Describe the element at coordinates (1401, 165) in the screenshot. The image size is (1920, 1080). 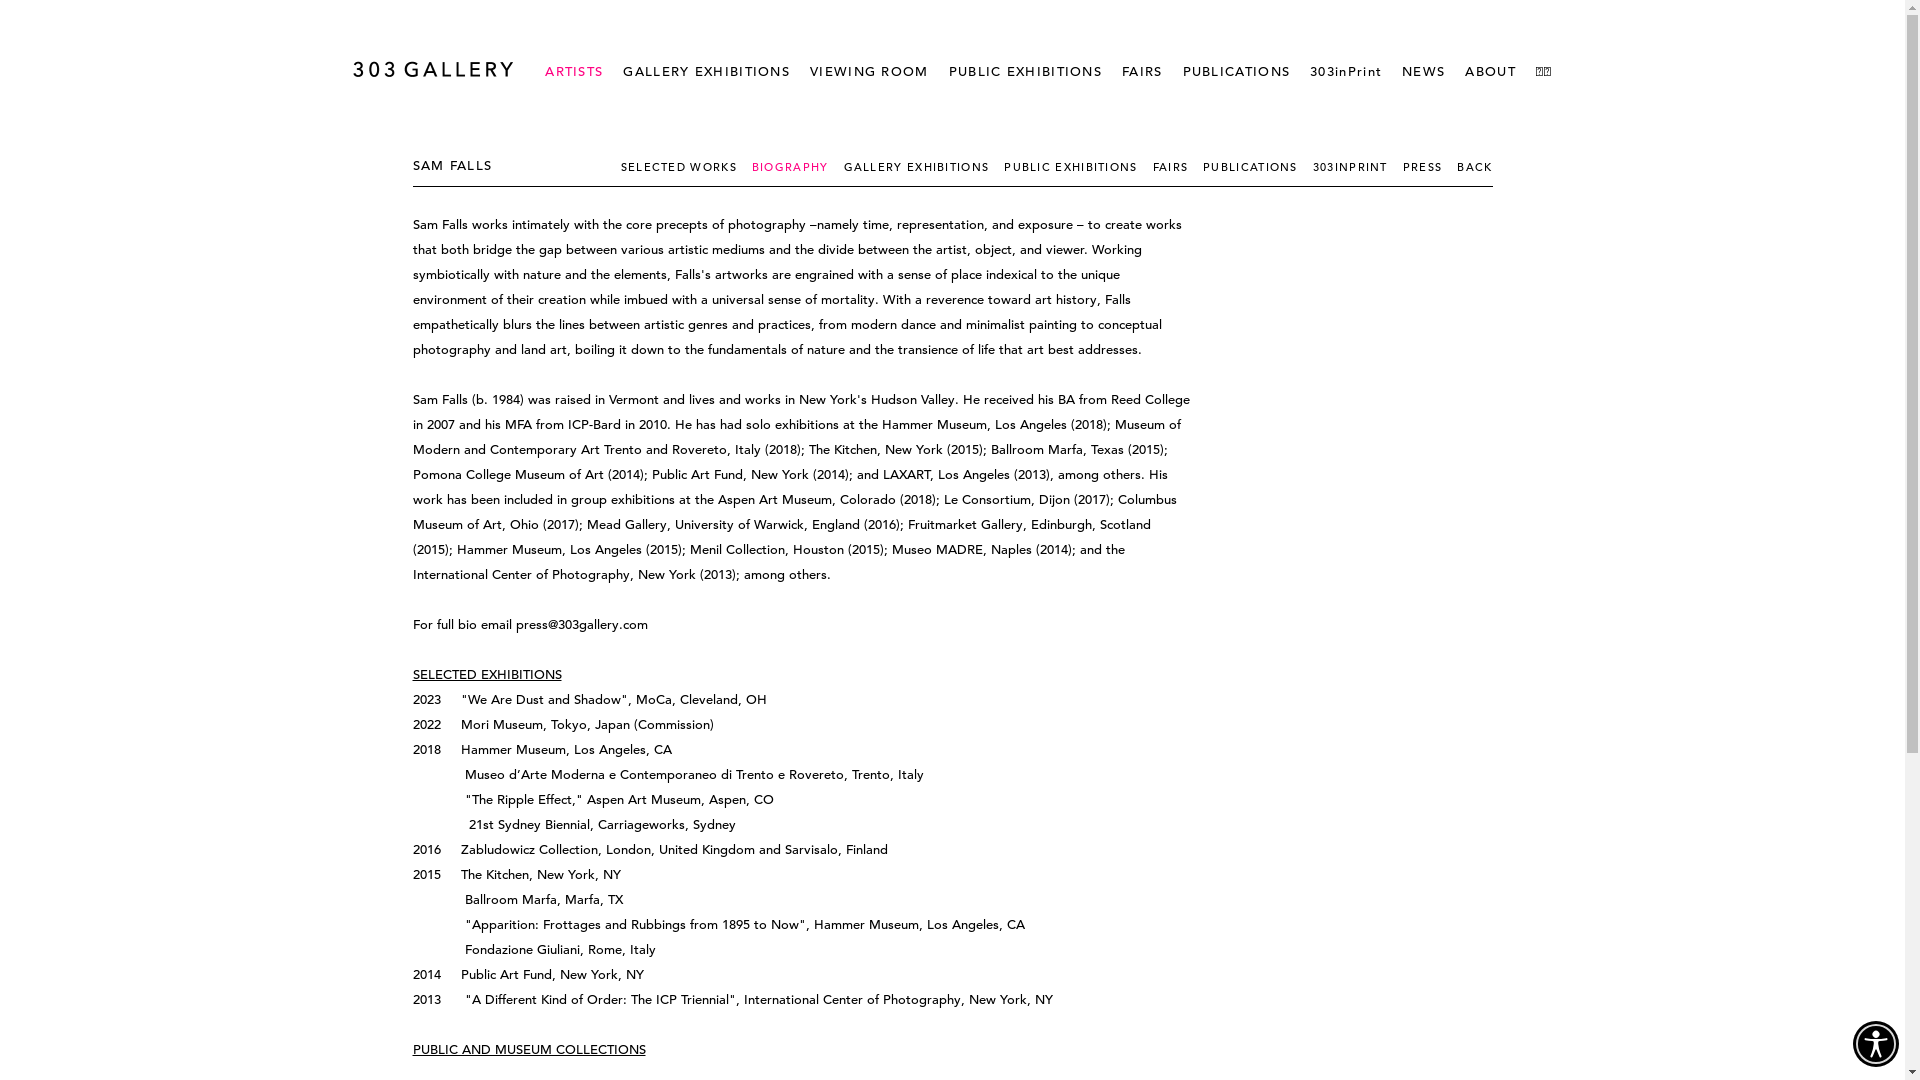
I see `'PRESS'` at that location.